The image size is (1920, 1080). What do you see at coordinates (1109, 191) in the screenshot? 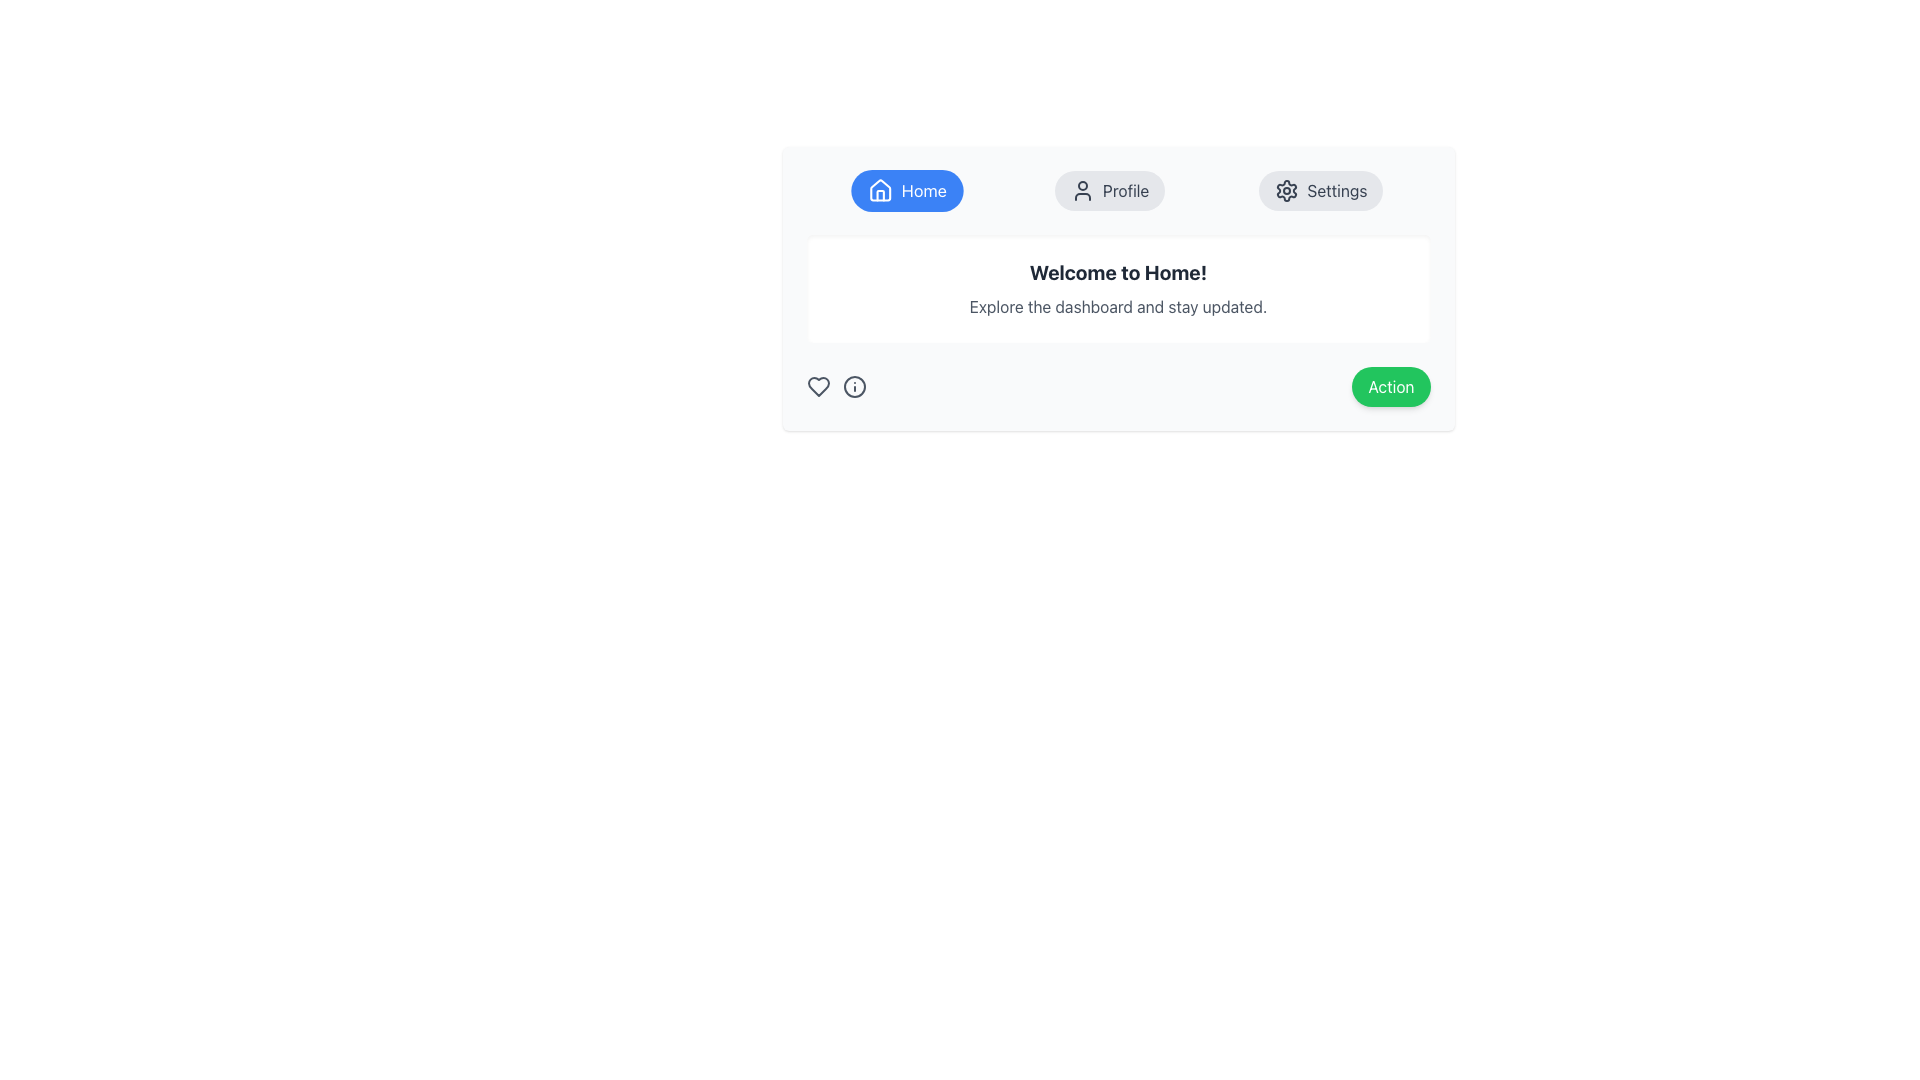
I see `the 'Profile' button, which is the second interactive item in the navigation bar` at bounding box center [1109, 191].